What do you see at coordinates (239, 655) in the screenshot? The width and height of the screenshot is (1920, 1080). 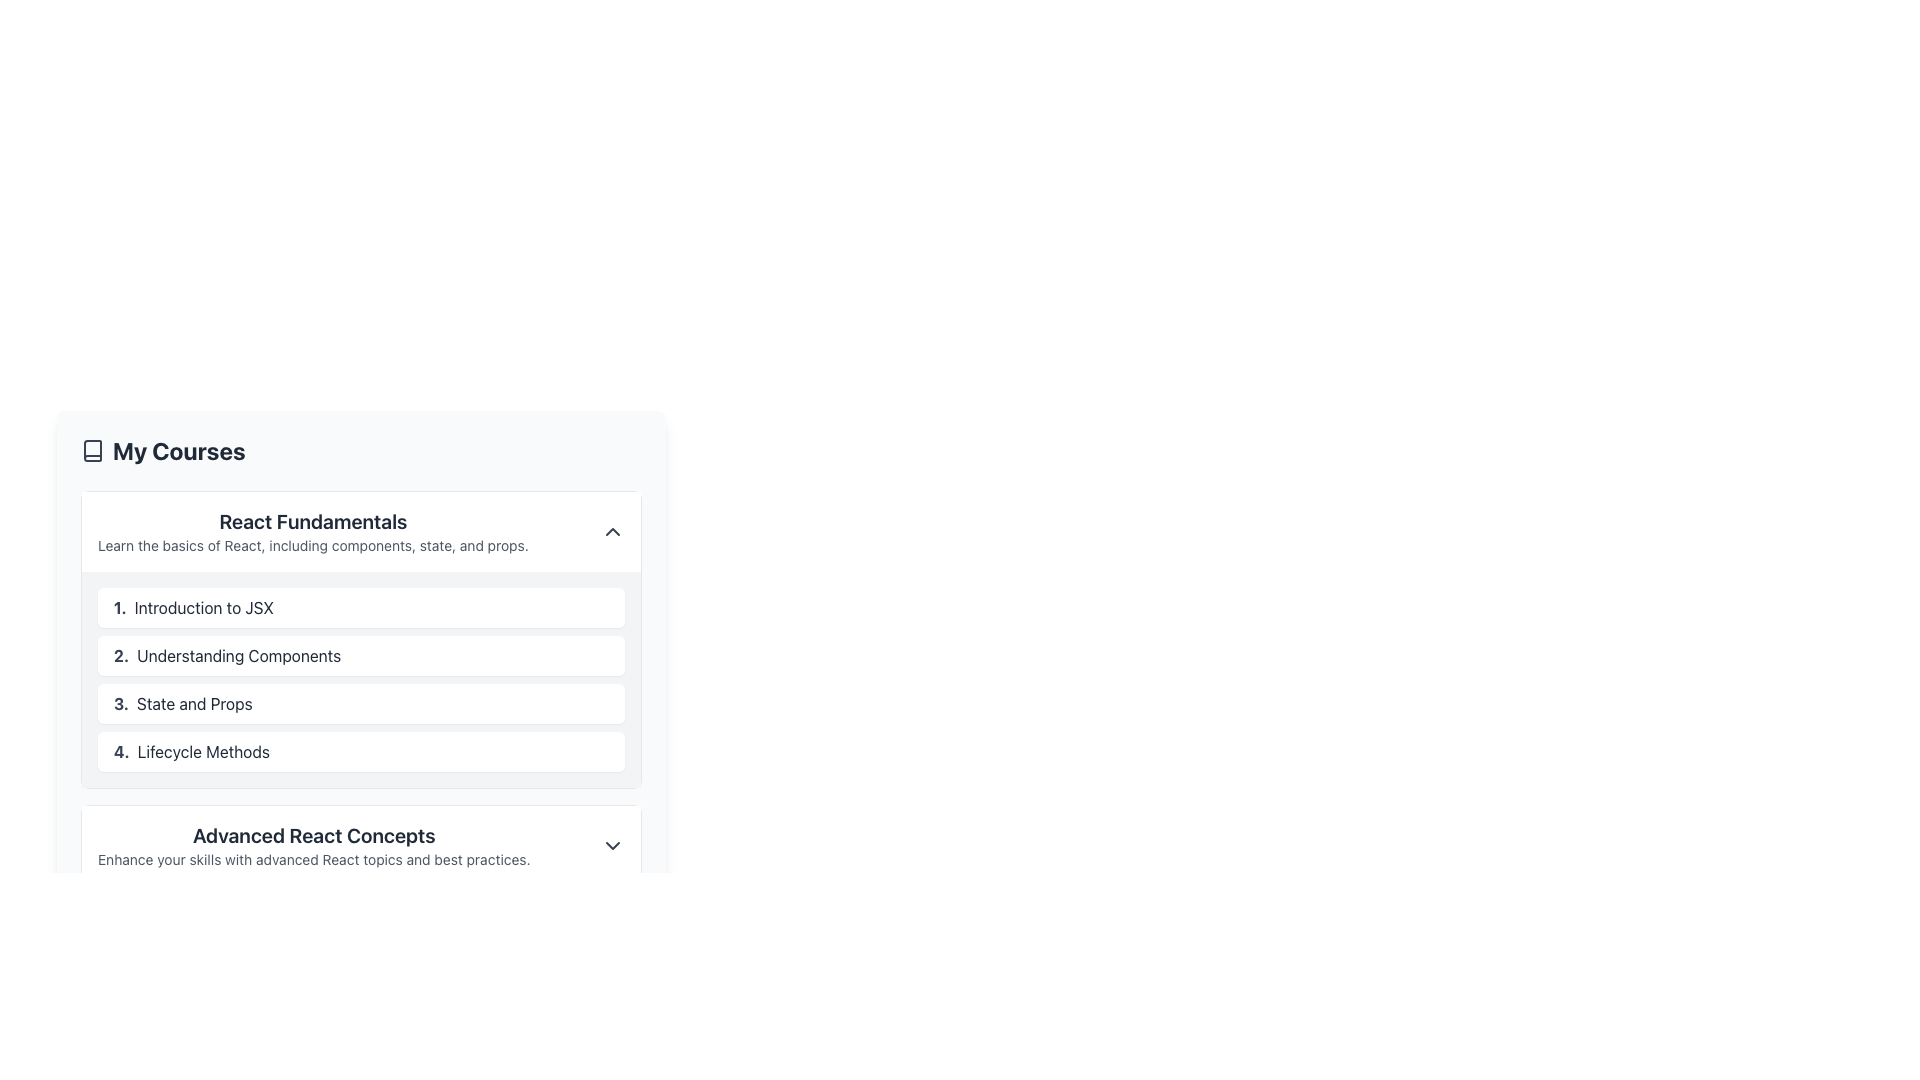 I see `text label that serves as a title for a list entry under the 'React Fundamentals' section, positioned between 'Introduction to JSX' and 'State and Props'` at bounding box center [239, 655].